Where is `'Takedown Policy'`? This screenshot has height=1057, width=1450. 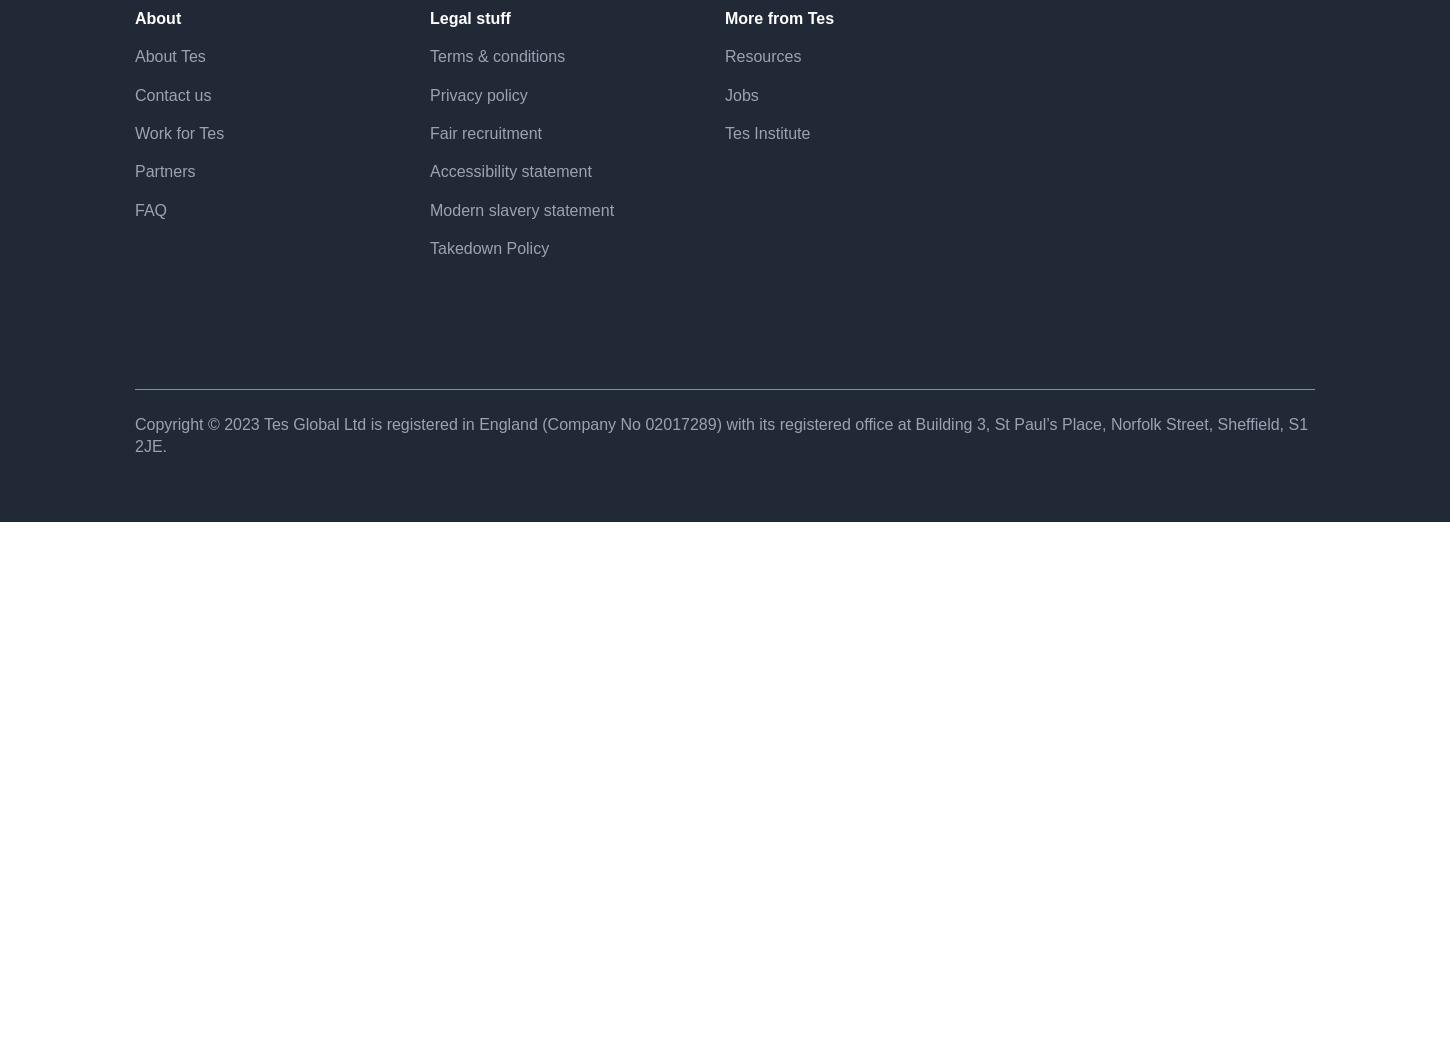
'Takedown Policy' is located at coordinates (489, 318).